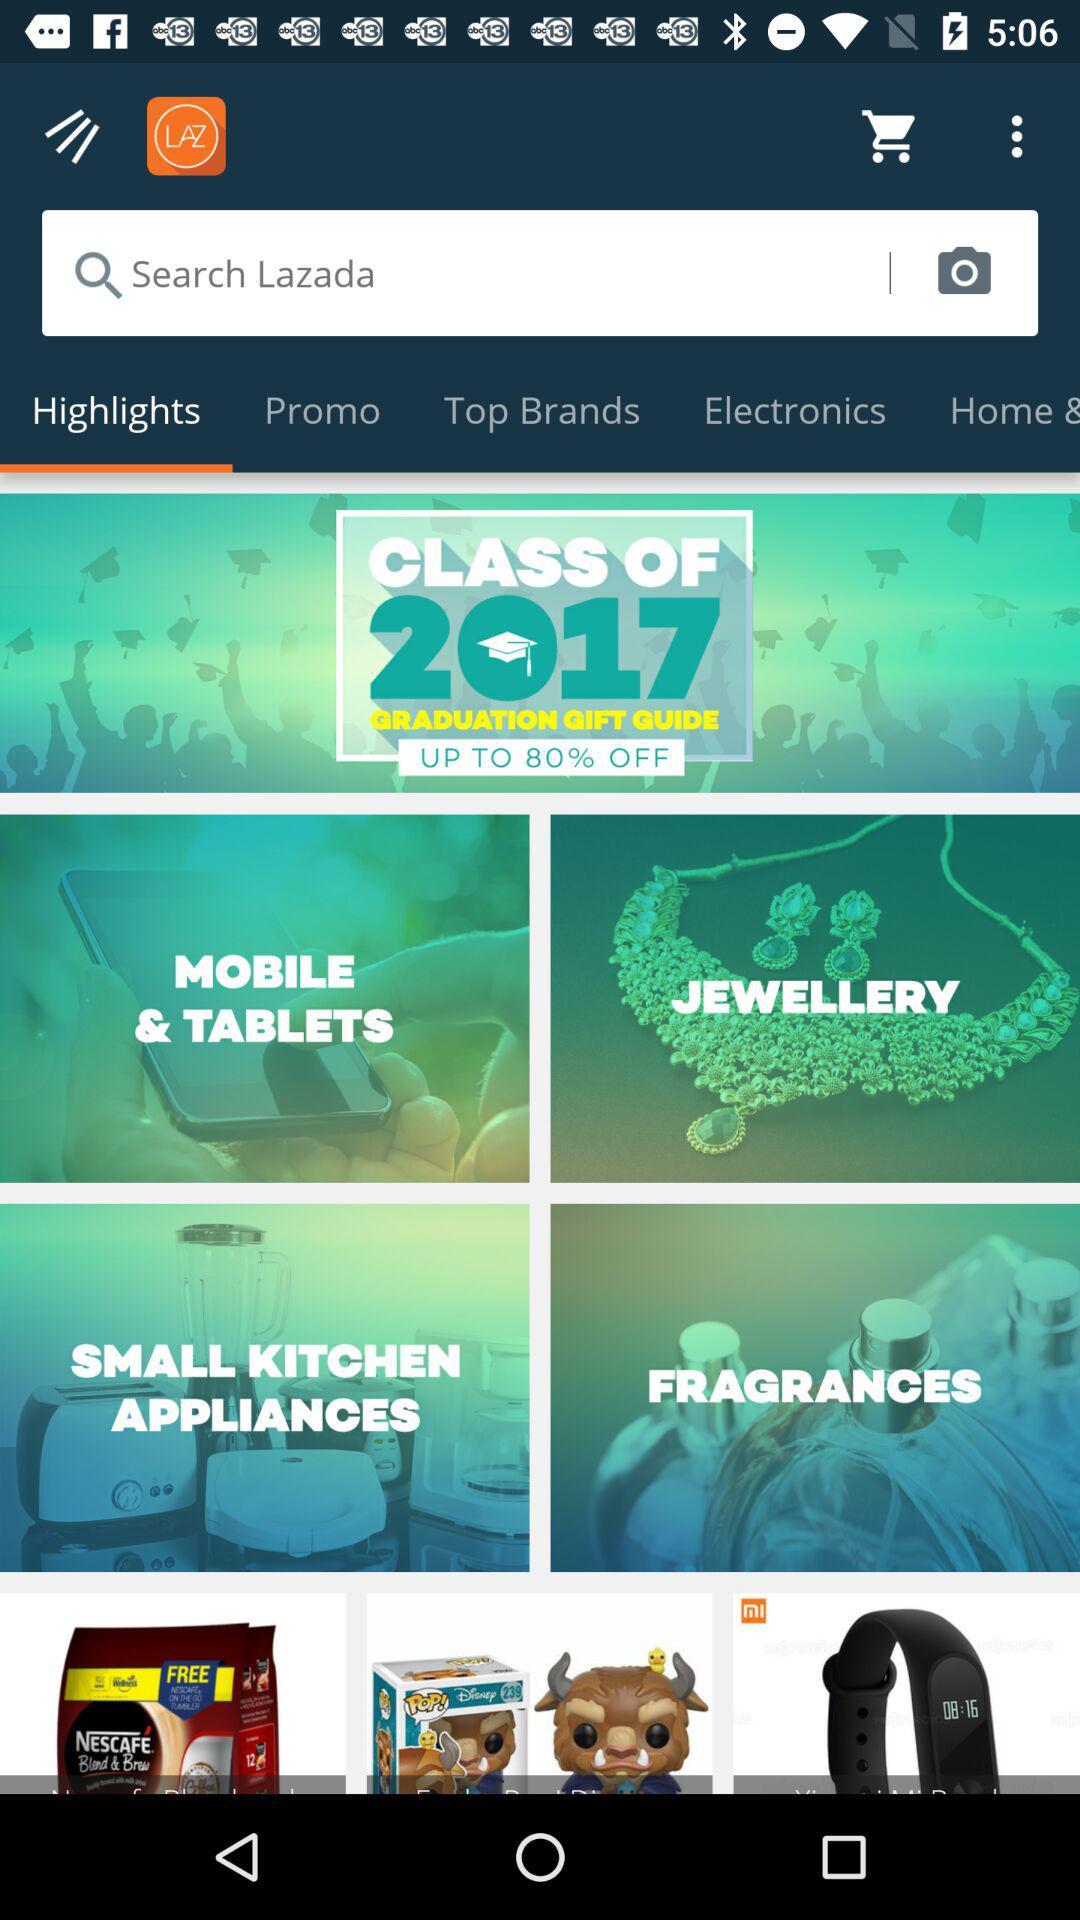  Describe the element at coordinates (465, 272) in the screenshot. I see `search` at that location.